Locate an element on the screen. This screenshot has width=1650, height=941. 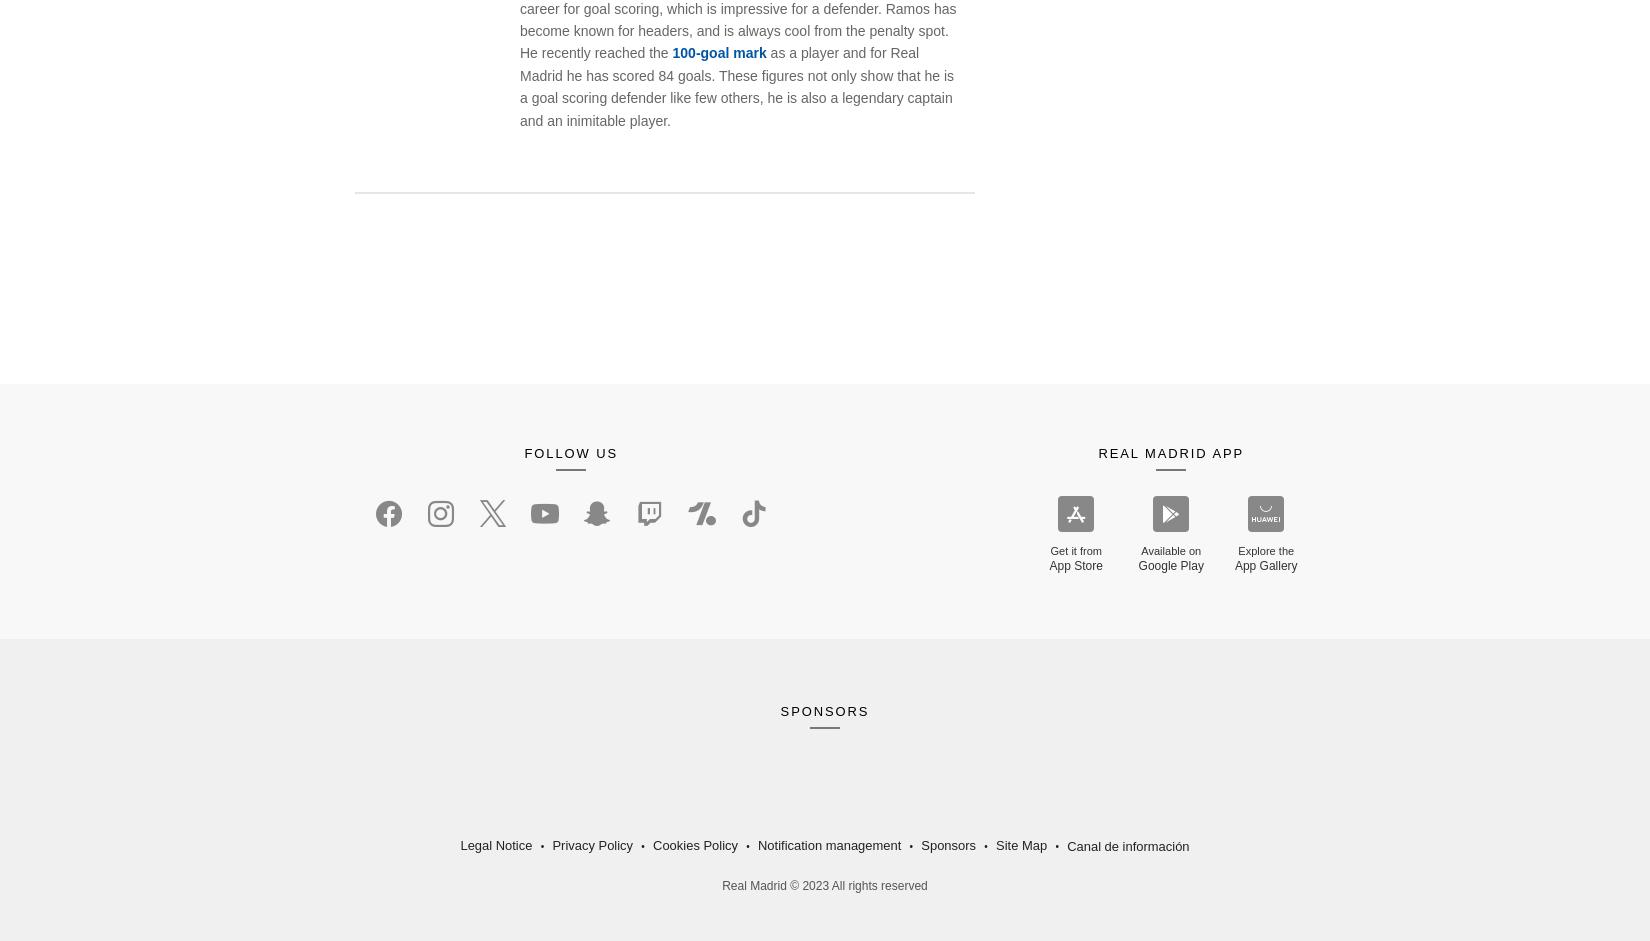
'App Gallery' is located at coordinates (1234, 565).